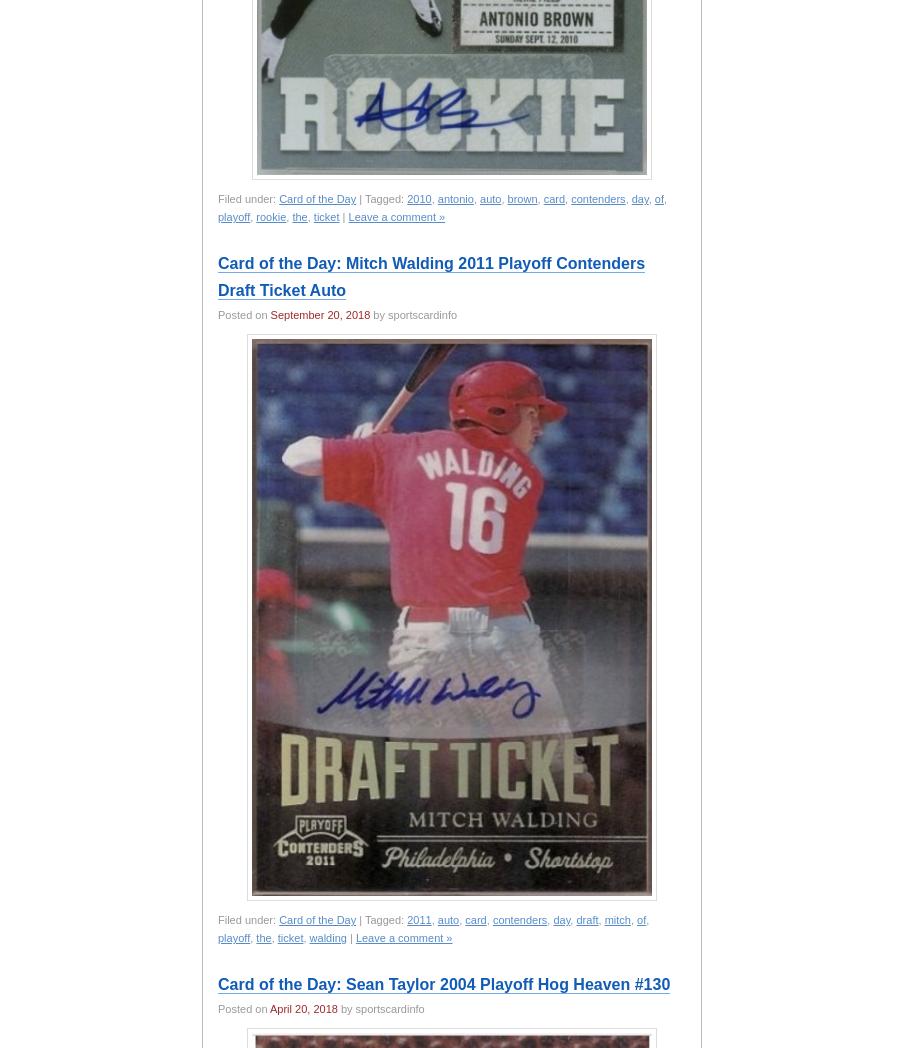  I want to click on 'rookie', so click(270, 216).